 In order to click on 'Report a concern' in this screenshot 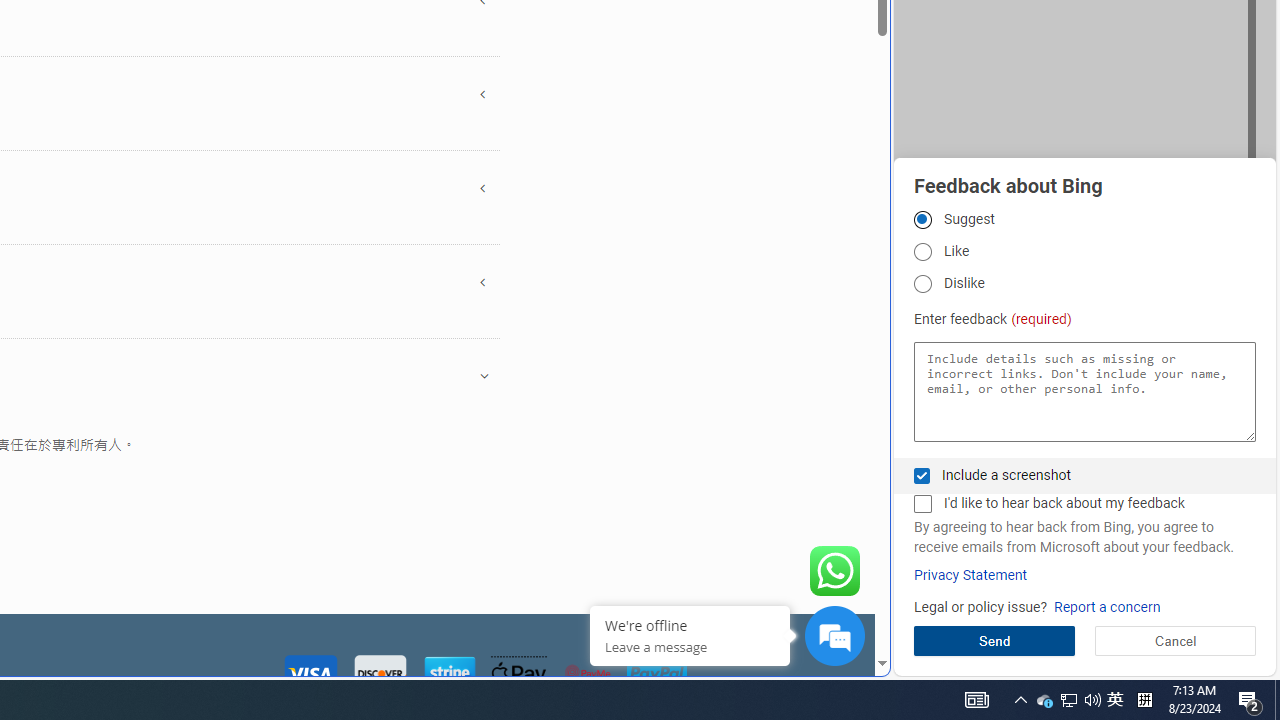, I will do `click(1106, 606)`.